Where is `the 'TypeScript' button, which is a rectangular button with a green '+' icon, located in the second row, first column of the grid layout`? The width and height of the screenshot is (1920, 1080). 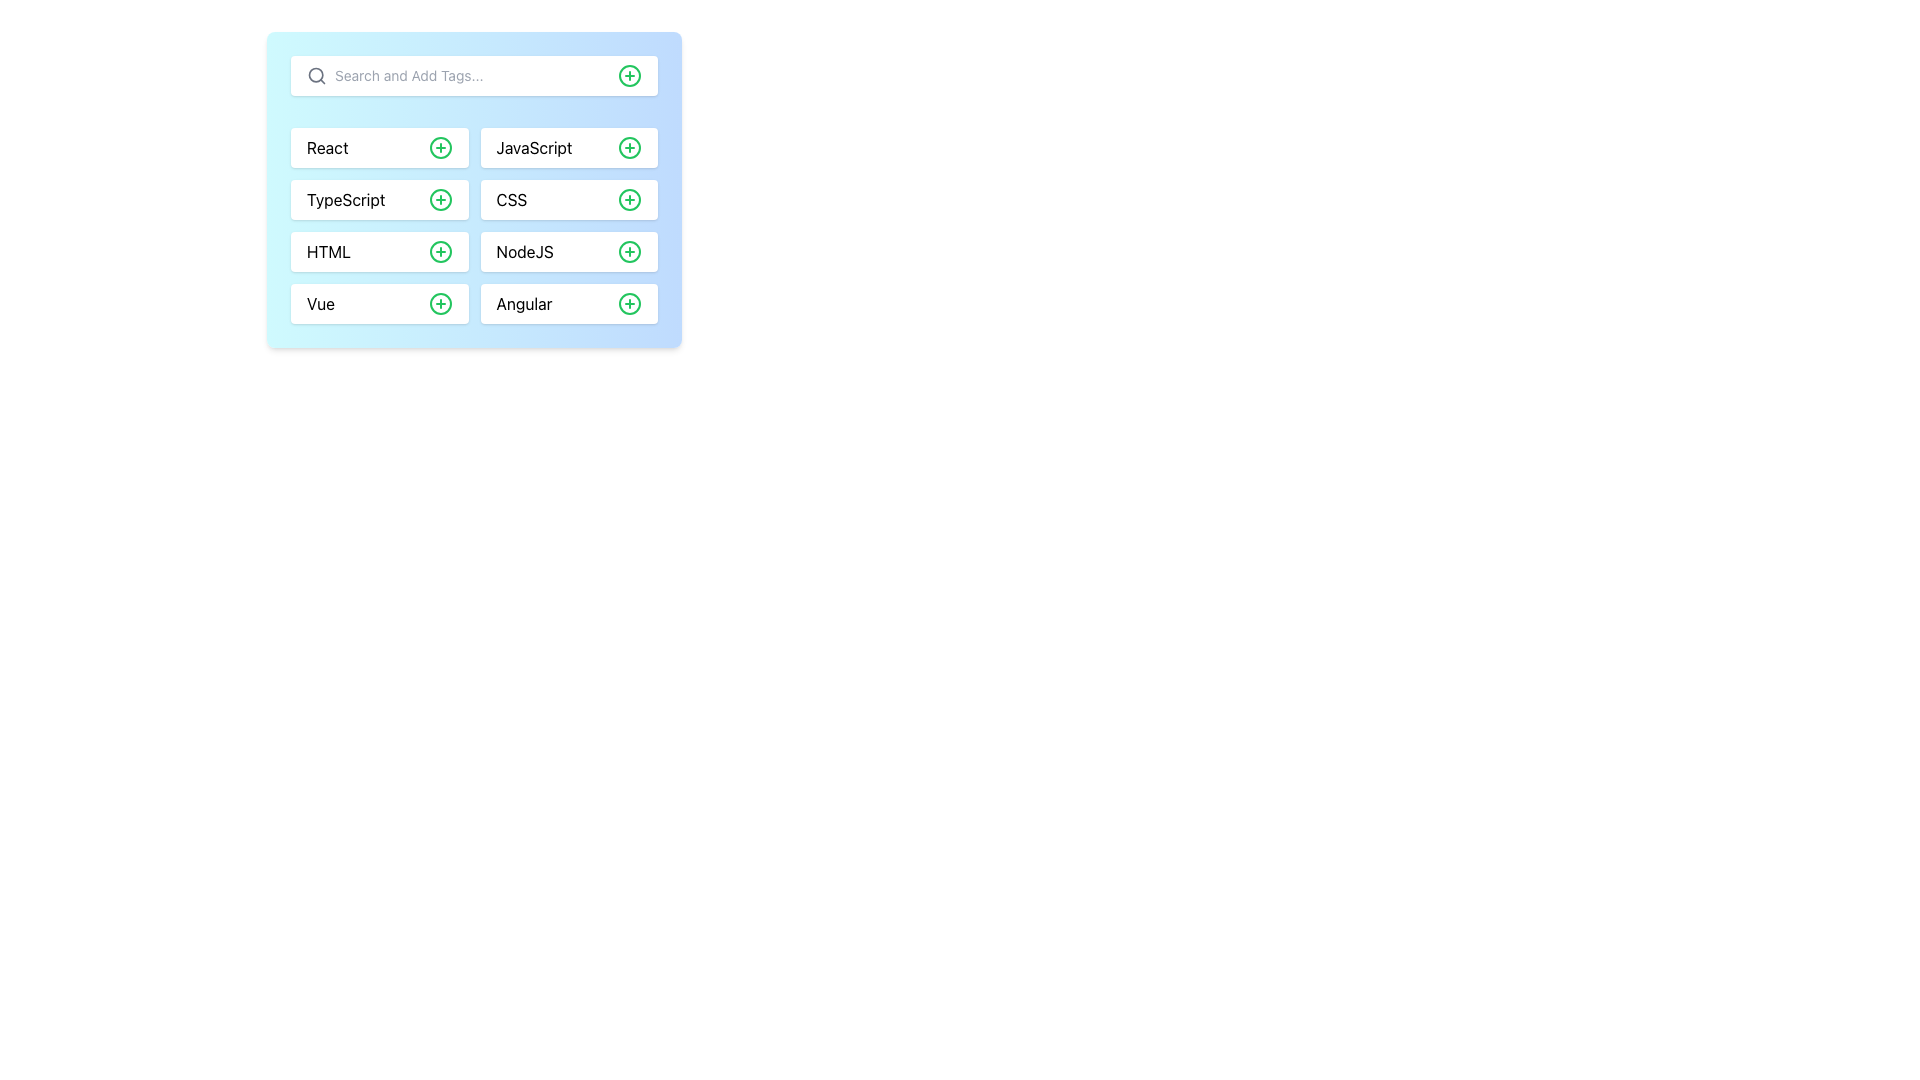
the 'TypeScript' button, which is a rectangular button with a green '+' icon, located in the second row, first column of the grid layout is located at coordinates (379, 200).